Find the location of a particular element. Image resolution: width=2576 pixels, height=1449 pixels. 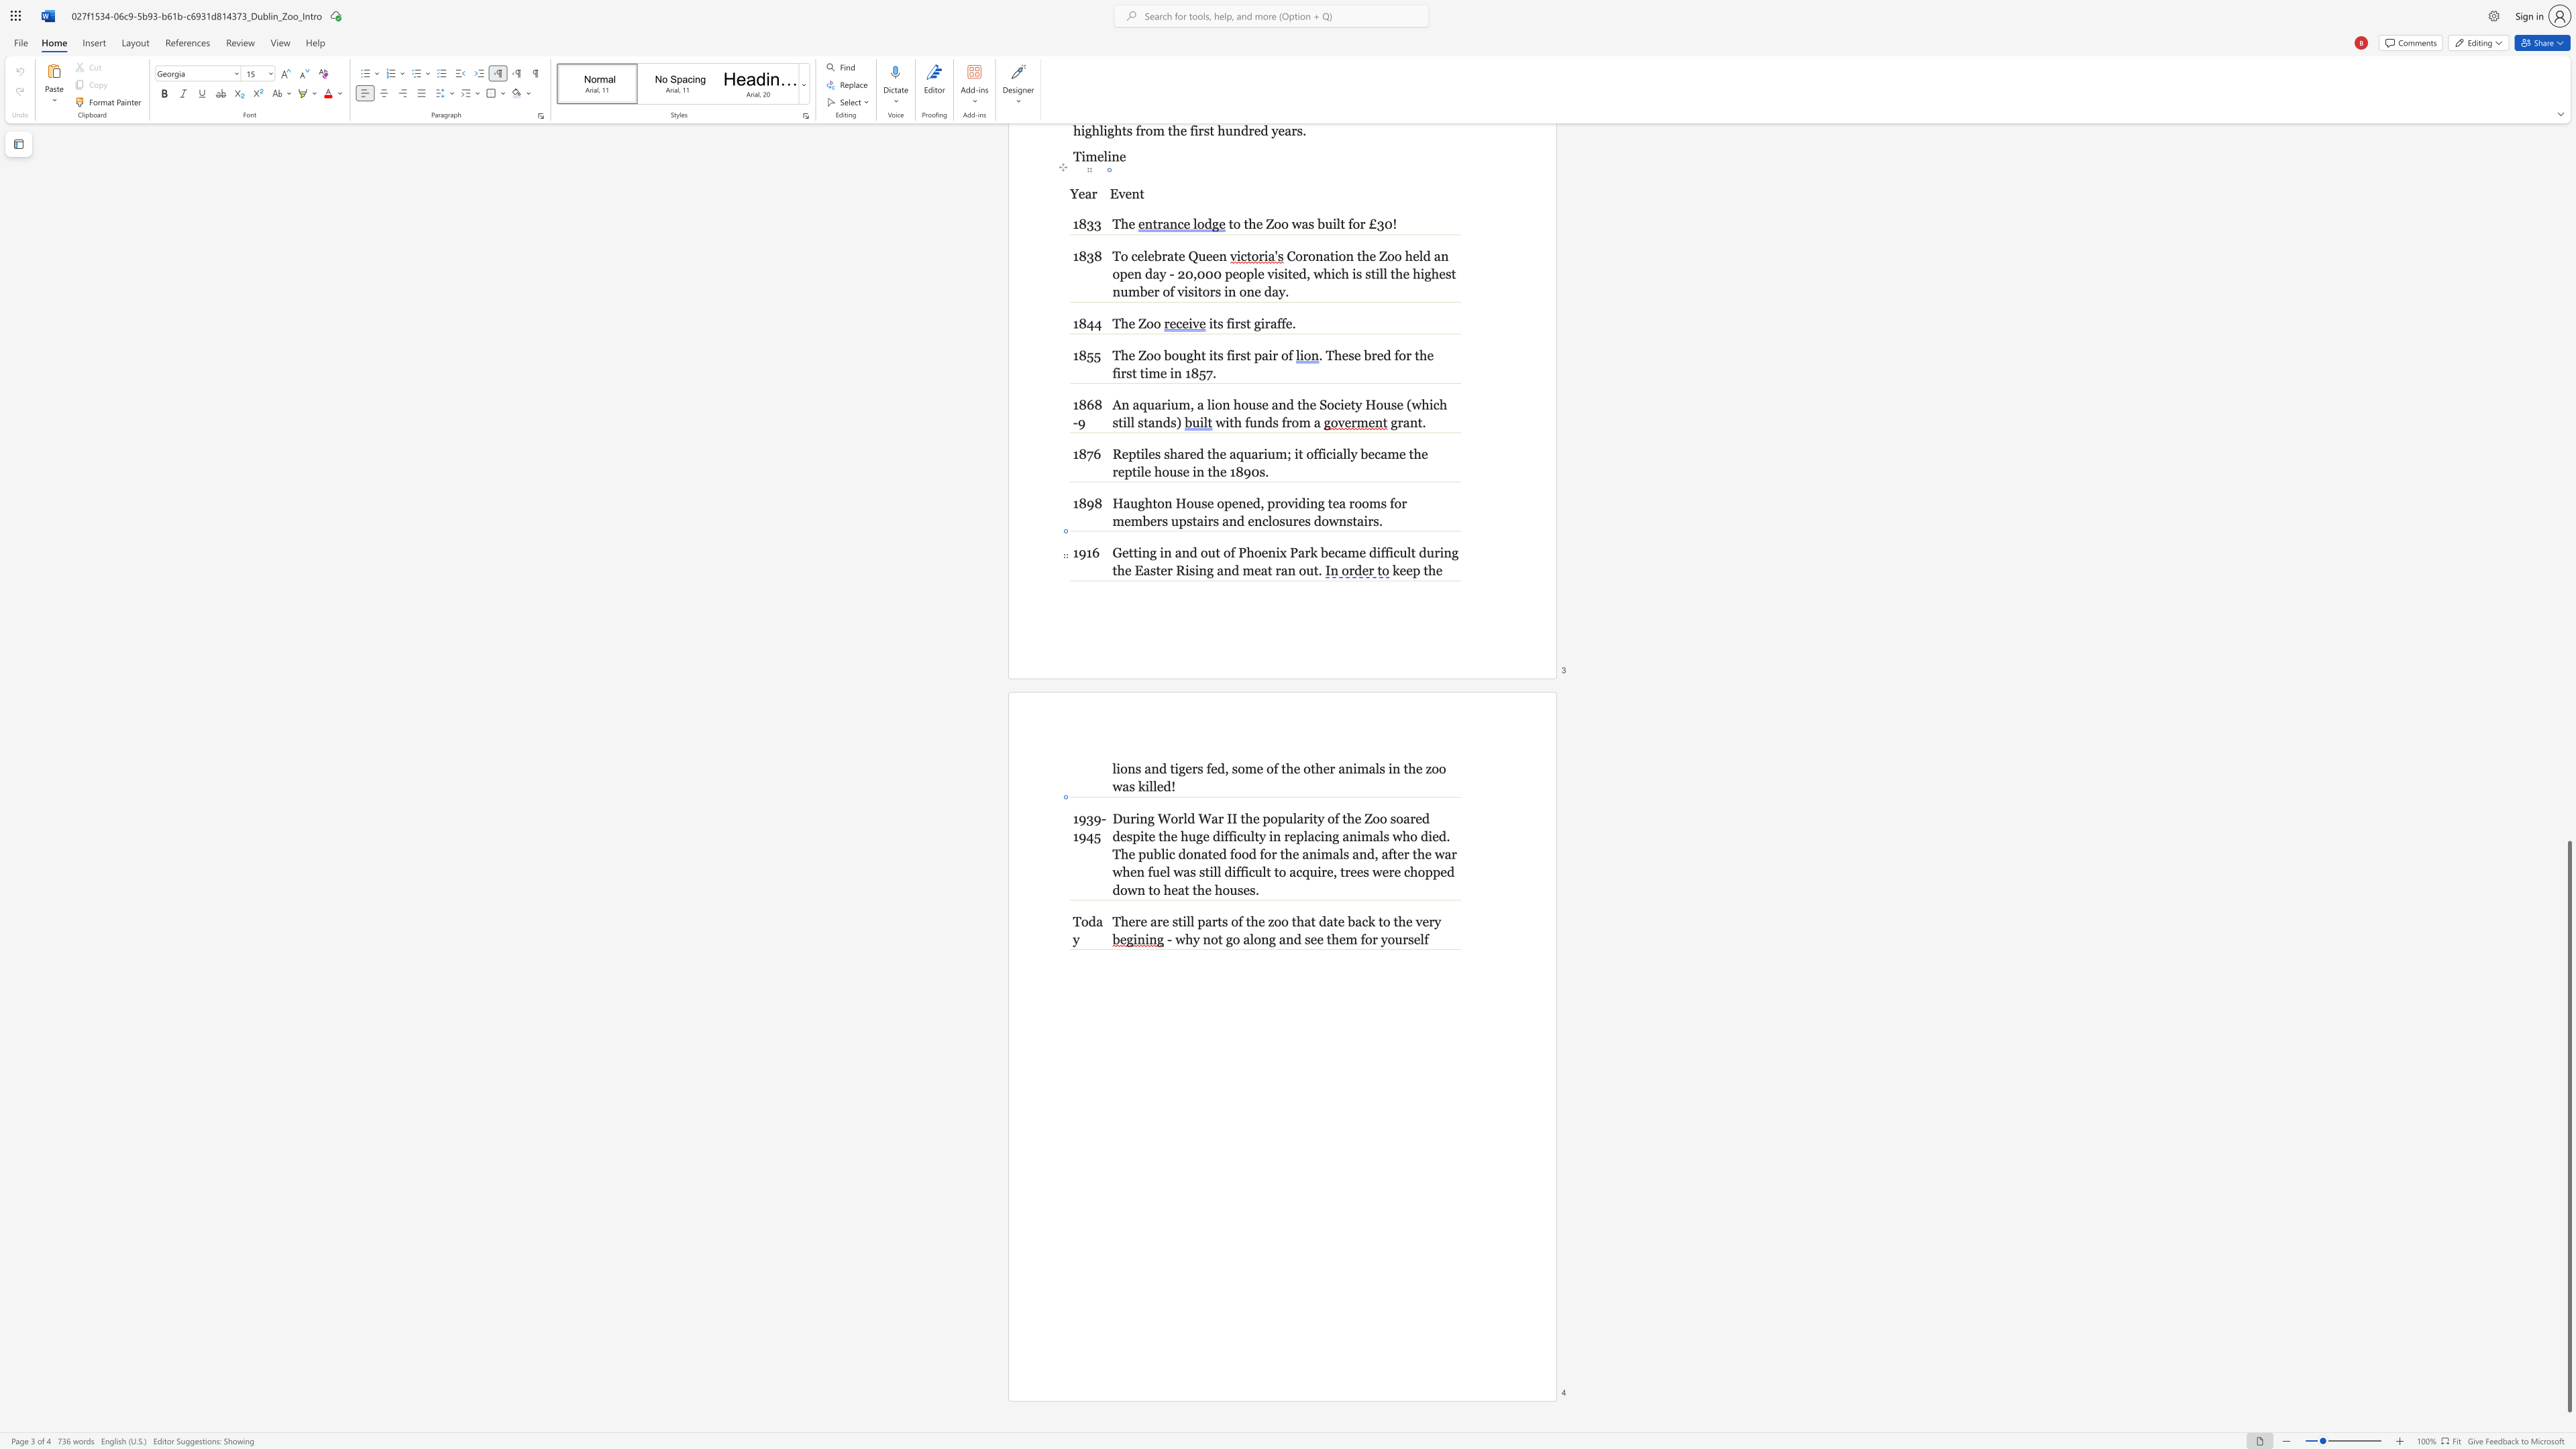

the 3th character "a" in the text is located at coordinates (1354, 854).